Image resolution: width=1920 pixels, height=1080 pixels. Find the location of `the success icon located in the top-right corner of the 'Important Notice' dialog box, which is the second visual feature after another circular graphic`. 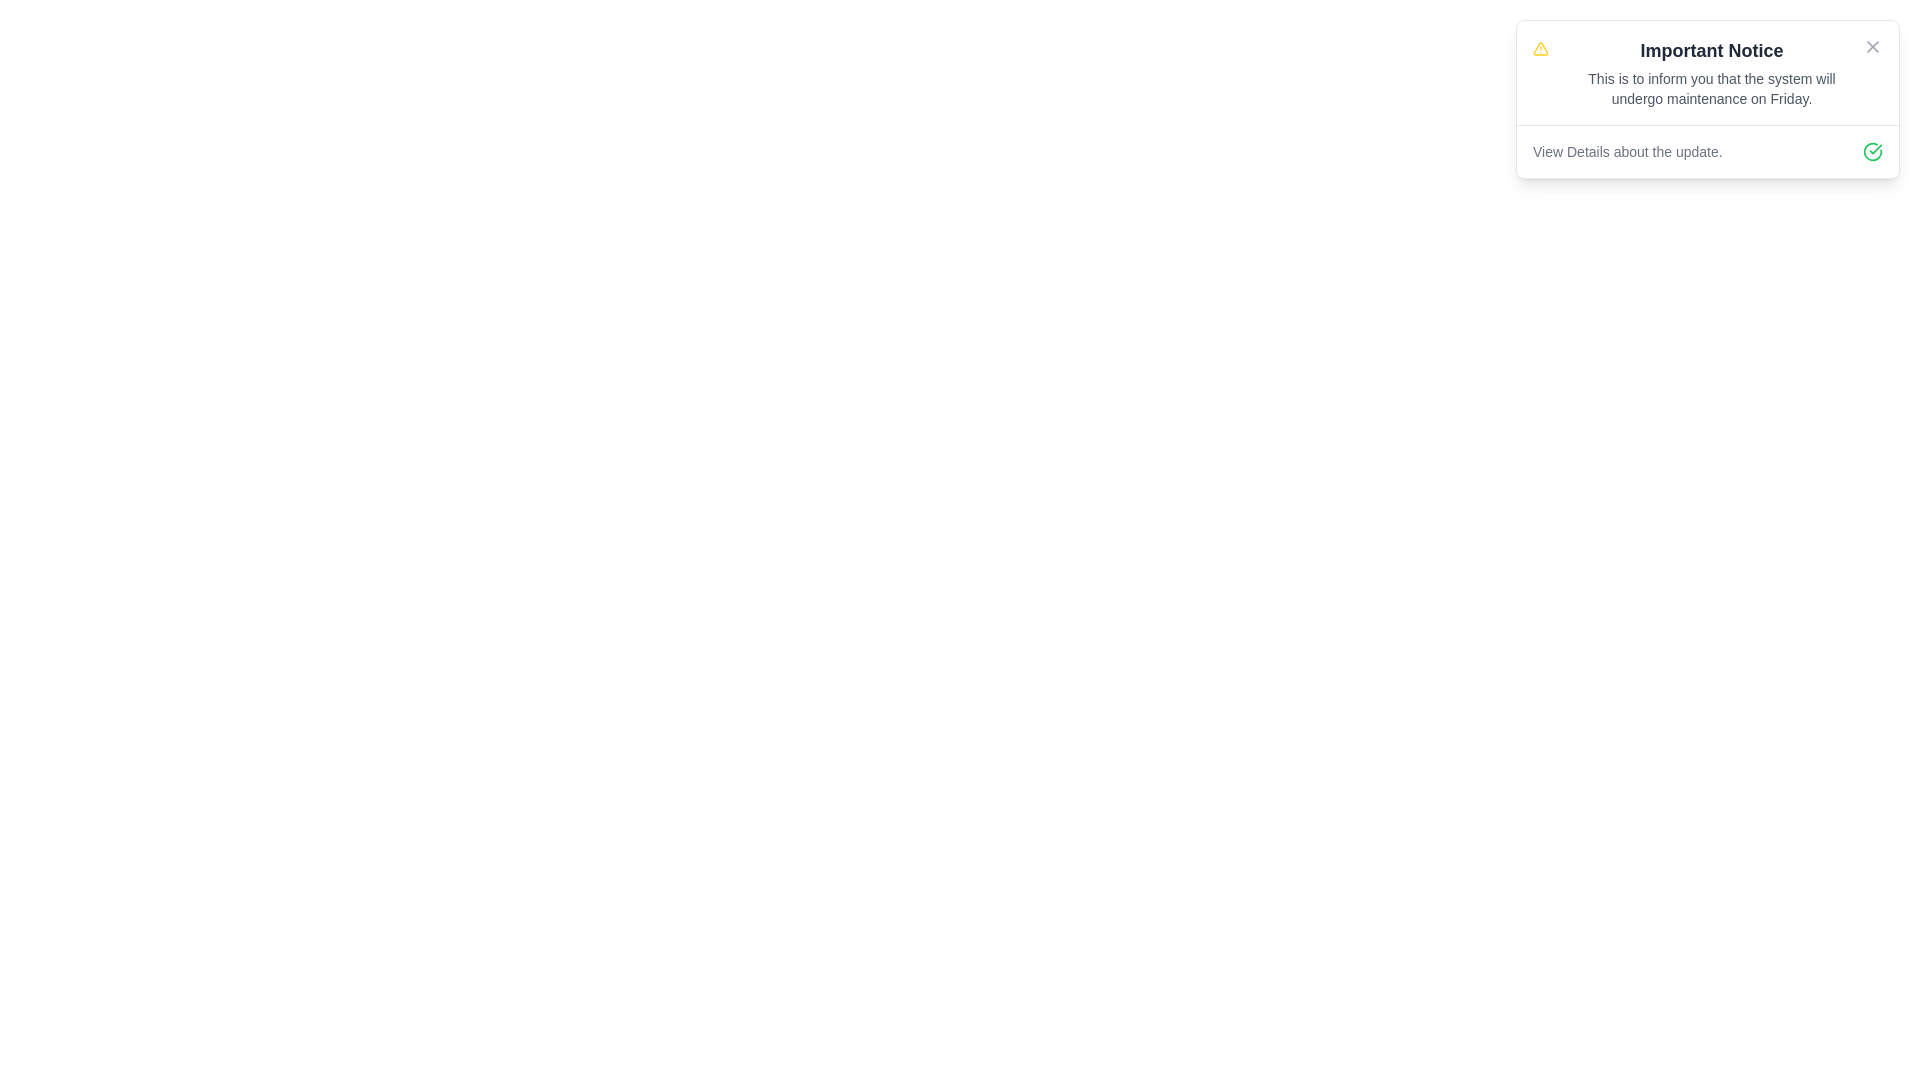

the success icon located in the top-right corner of the 'Important Notice' dialog box, which is the second visual feature after another circular graphic is located at coordinates (1871, 150).